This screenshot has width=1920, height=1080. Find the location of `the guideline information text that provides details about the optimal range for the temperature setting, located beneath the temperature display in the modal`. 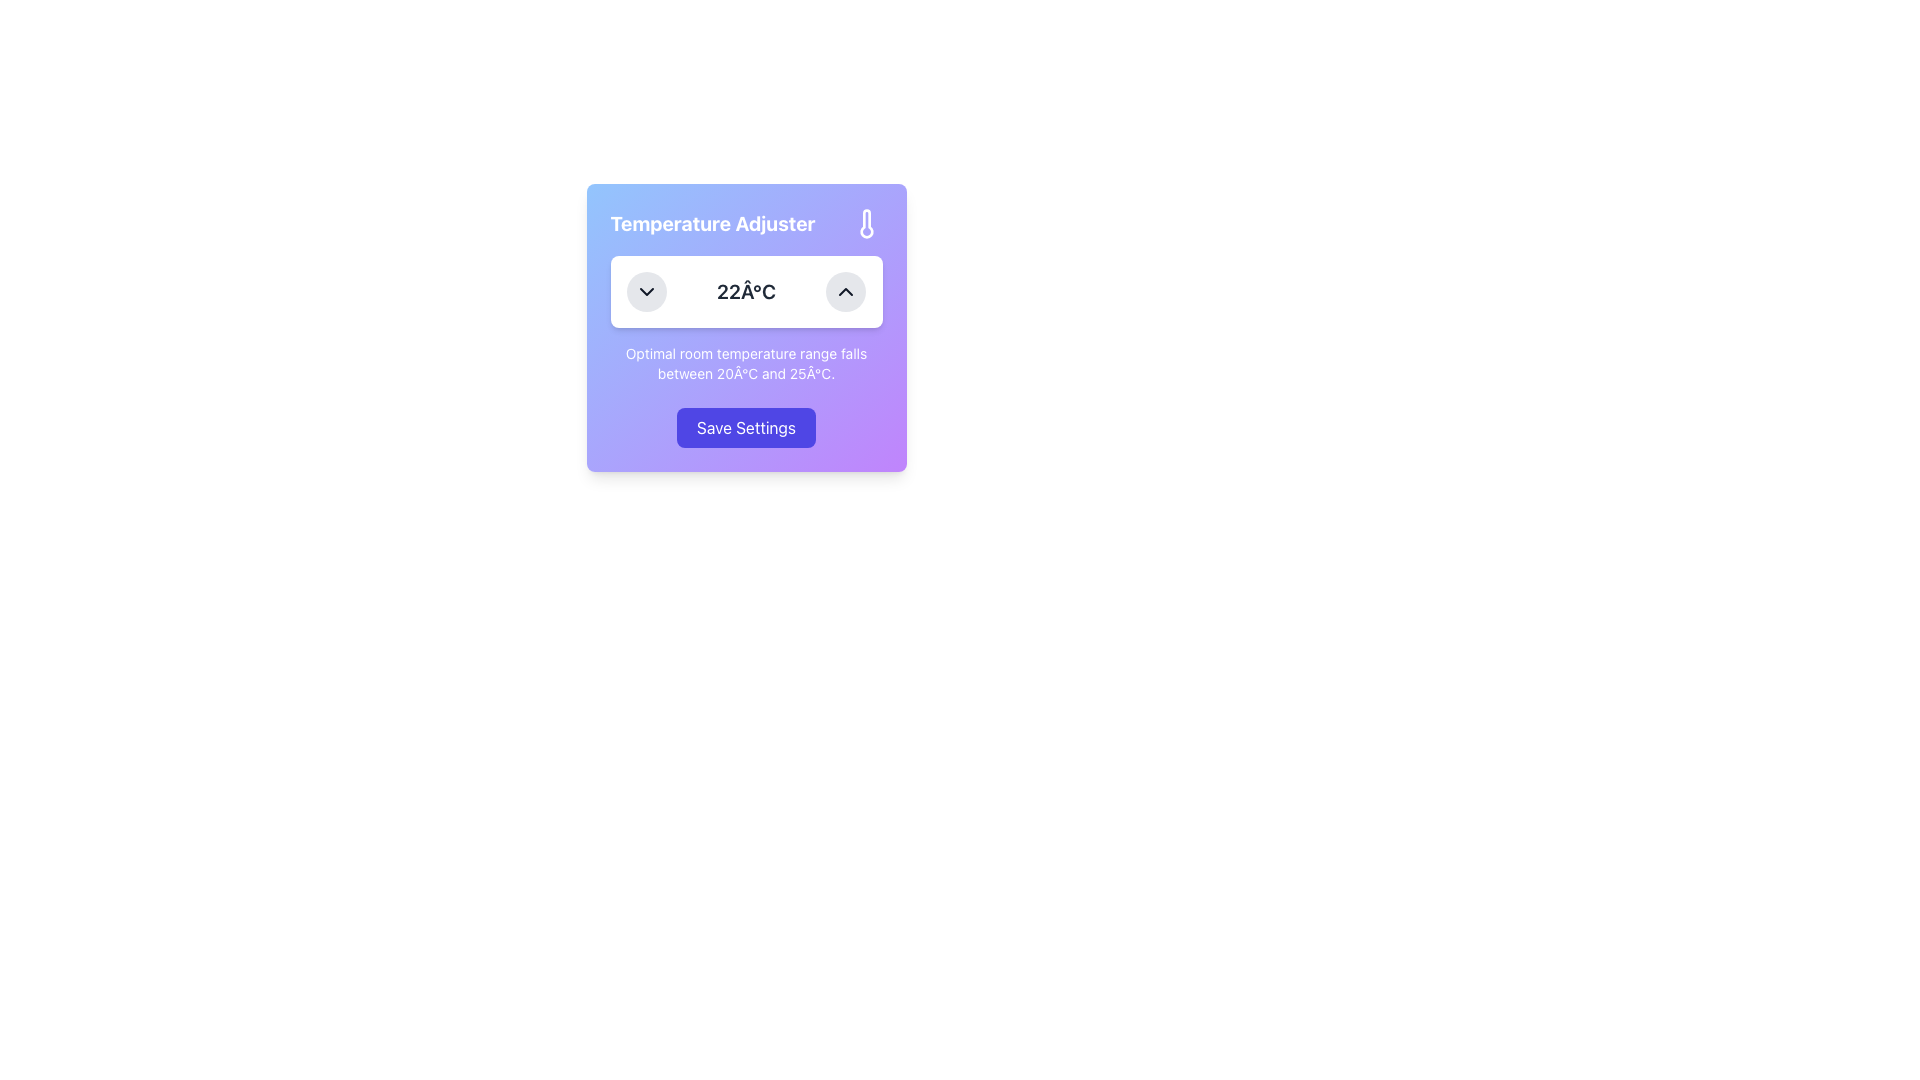

the guideline information text that provides details about the optimal range for the temperature setting, located beneath the temperature display in the modal is located at coordinates (745, 363).